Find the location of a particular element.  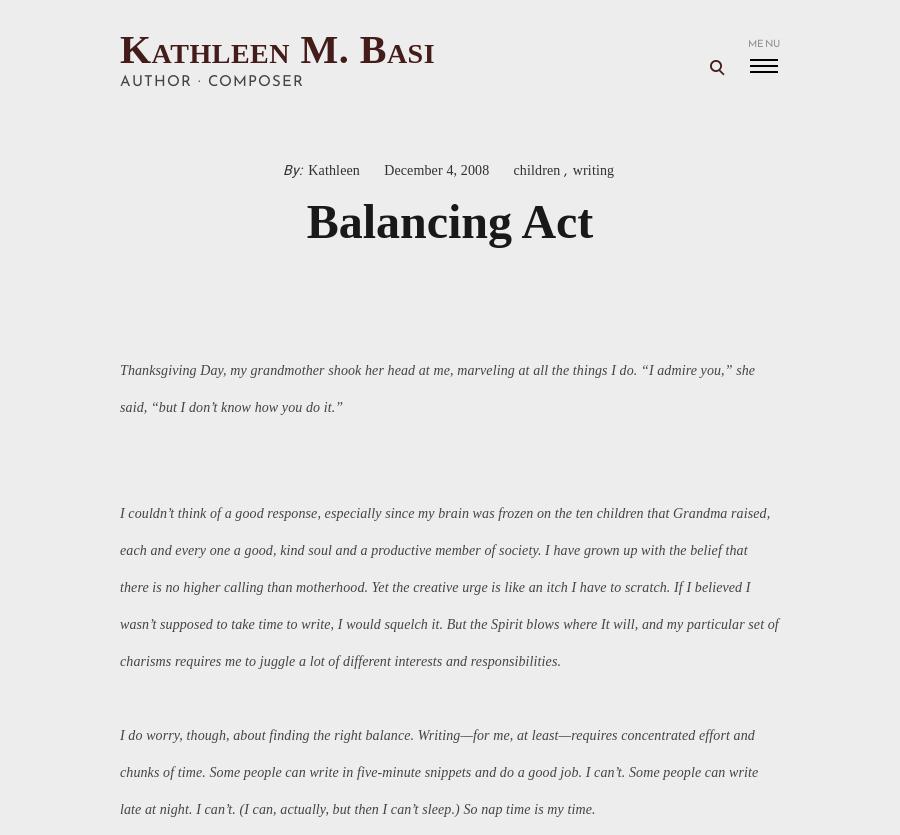

'author · composer' is located at coordinates (212, 82).